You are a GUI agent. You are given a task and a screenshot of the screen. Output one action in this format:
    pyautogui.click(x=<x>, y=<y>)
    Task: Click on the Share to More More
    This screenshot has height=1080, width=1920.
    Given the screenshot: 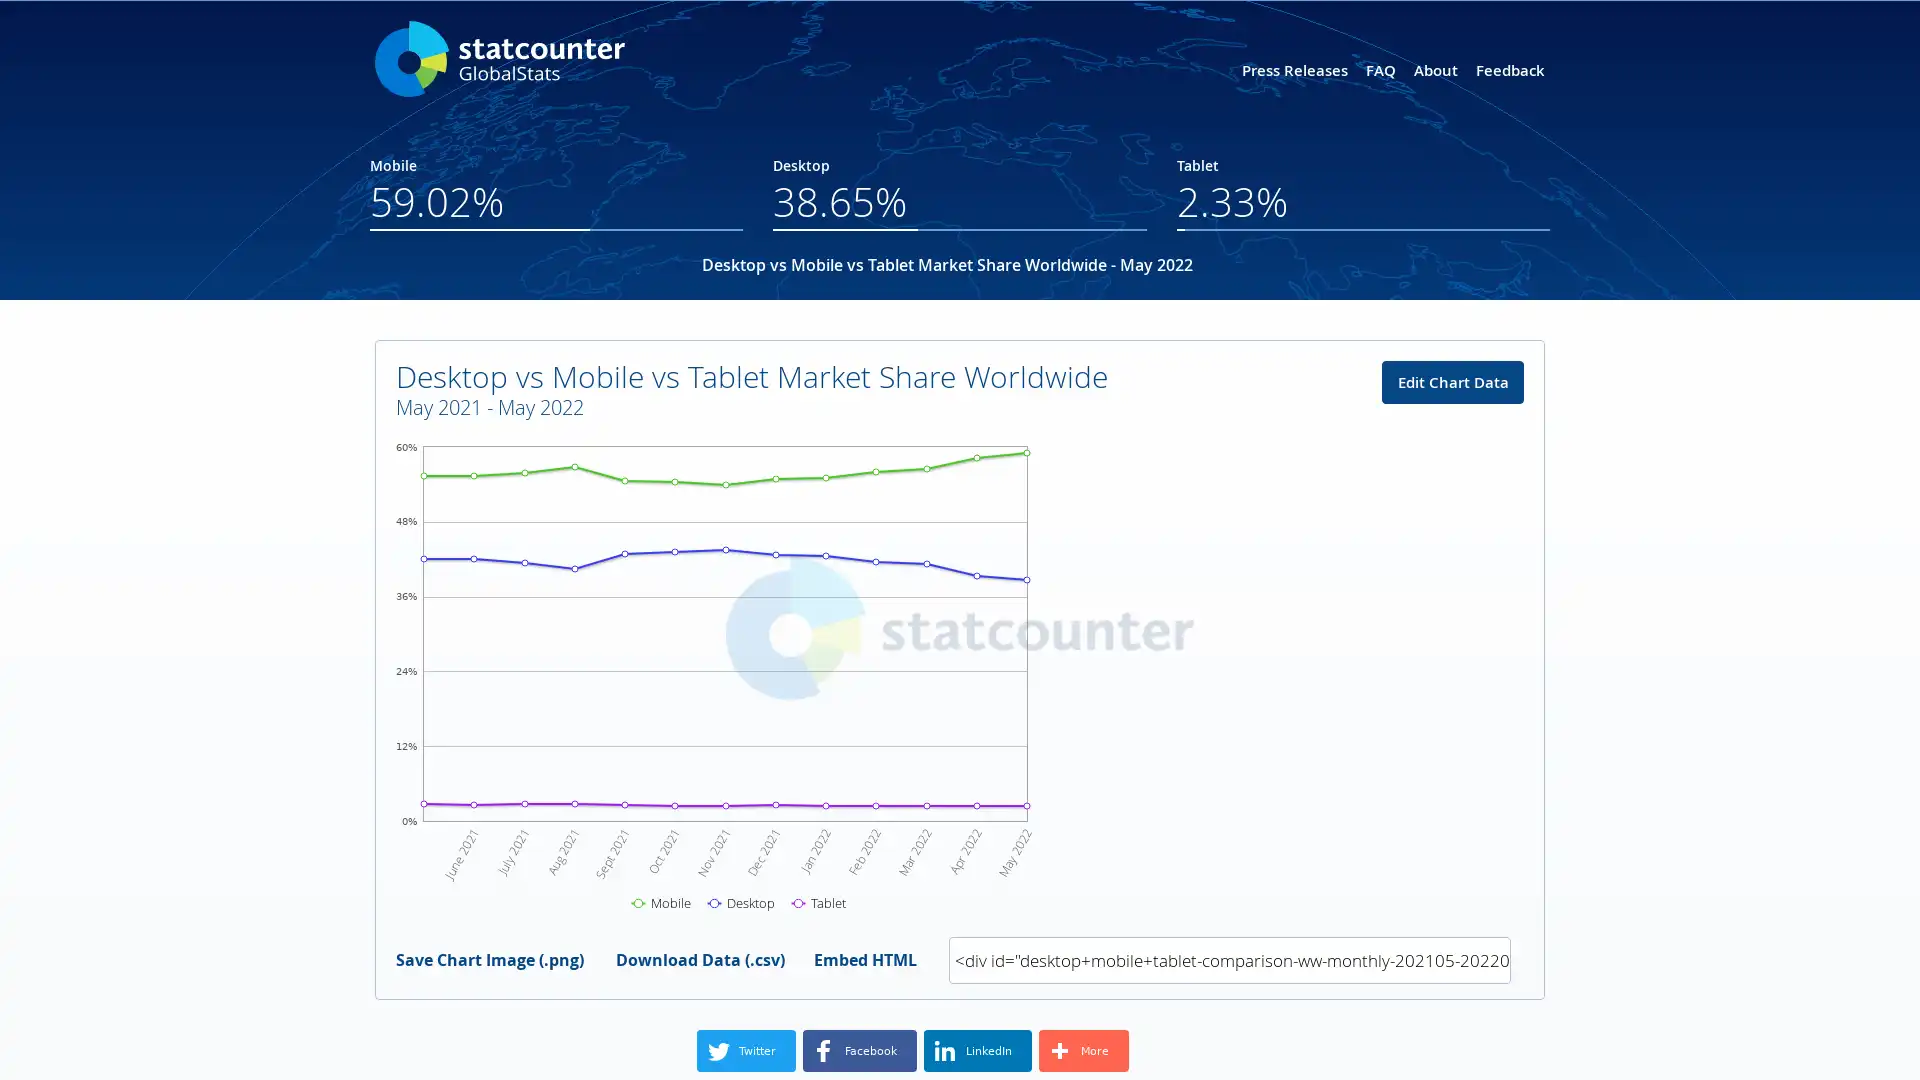 What is the action you would take?
    pyautogui.click(x=1074, y=1049)
    